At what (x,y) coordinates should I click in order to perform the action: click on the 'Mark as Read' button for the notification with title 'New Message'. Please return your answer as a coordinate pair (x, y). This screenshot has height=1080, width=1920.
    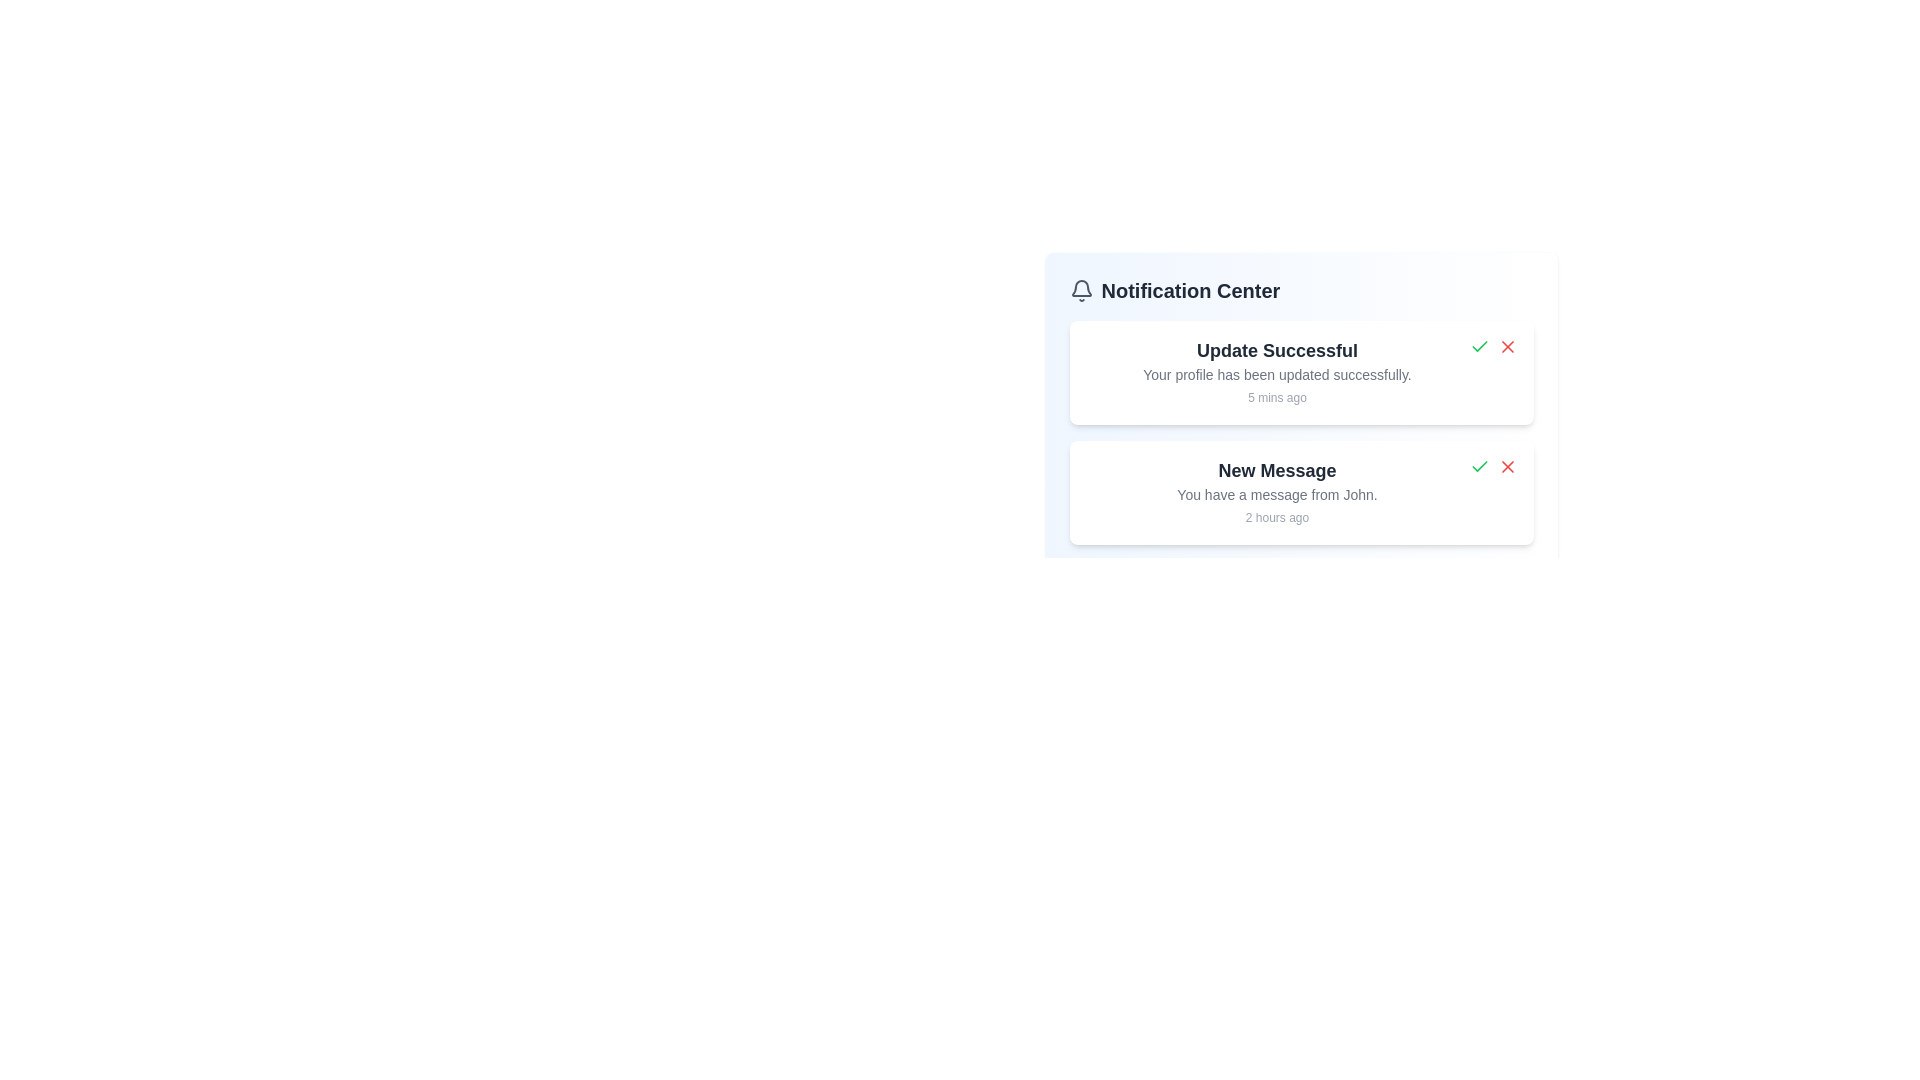
    Looking at the image, I should click on (1479, 466).